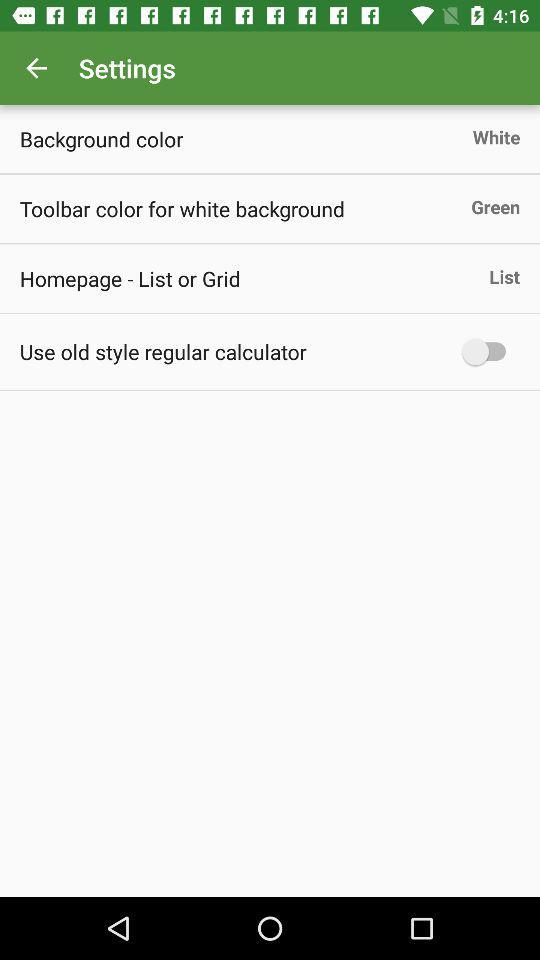 Image resolution: width=540 pixels, height=960 pixels. Describe the element at coordinates (182, 208) in the screenshot. I see `icon next to green icon` at that location.